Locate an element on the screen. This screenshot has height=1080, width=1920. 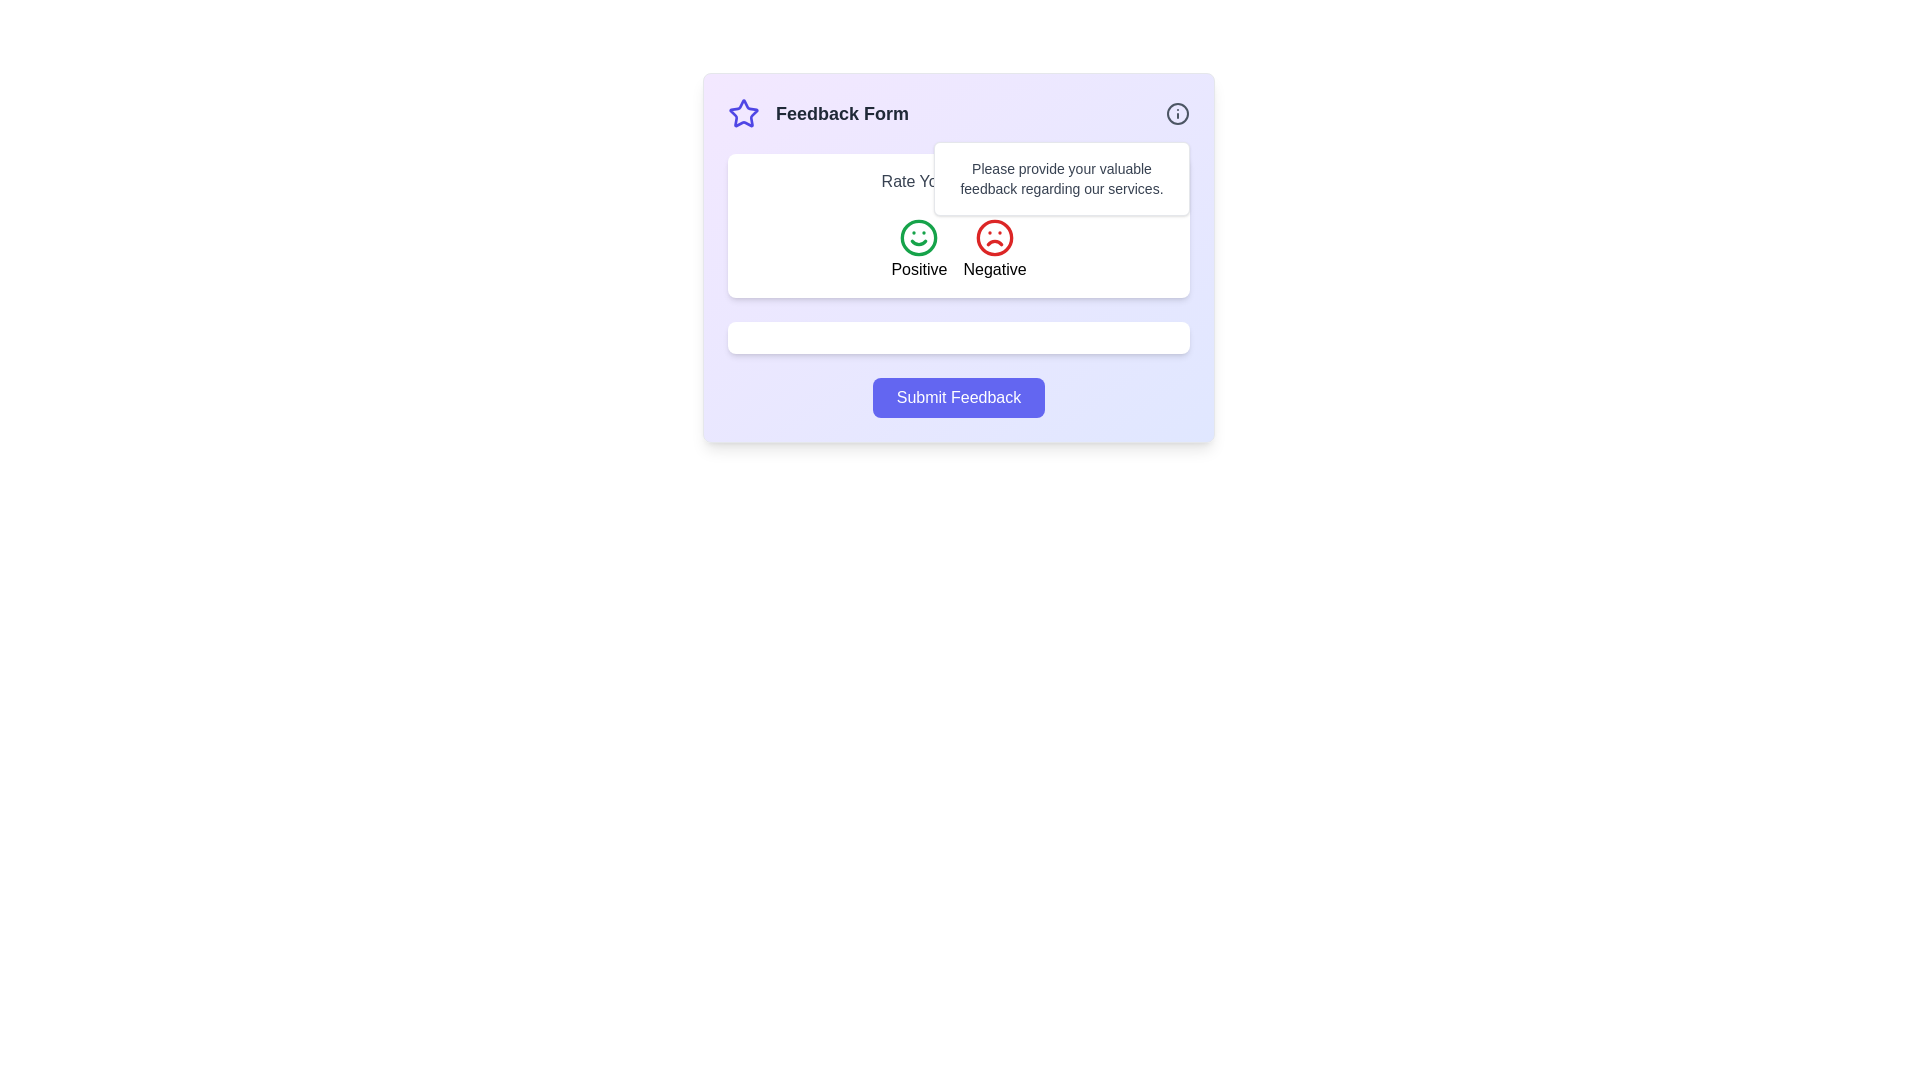
the 'Submit Feedback' button, which is a rounded rectangular button with a solid indigo background and white text, located centrally in the lower section of the feedback form panel is located at coordinates (958, 397).